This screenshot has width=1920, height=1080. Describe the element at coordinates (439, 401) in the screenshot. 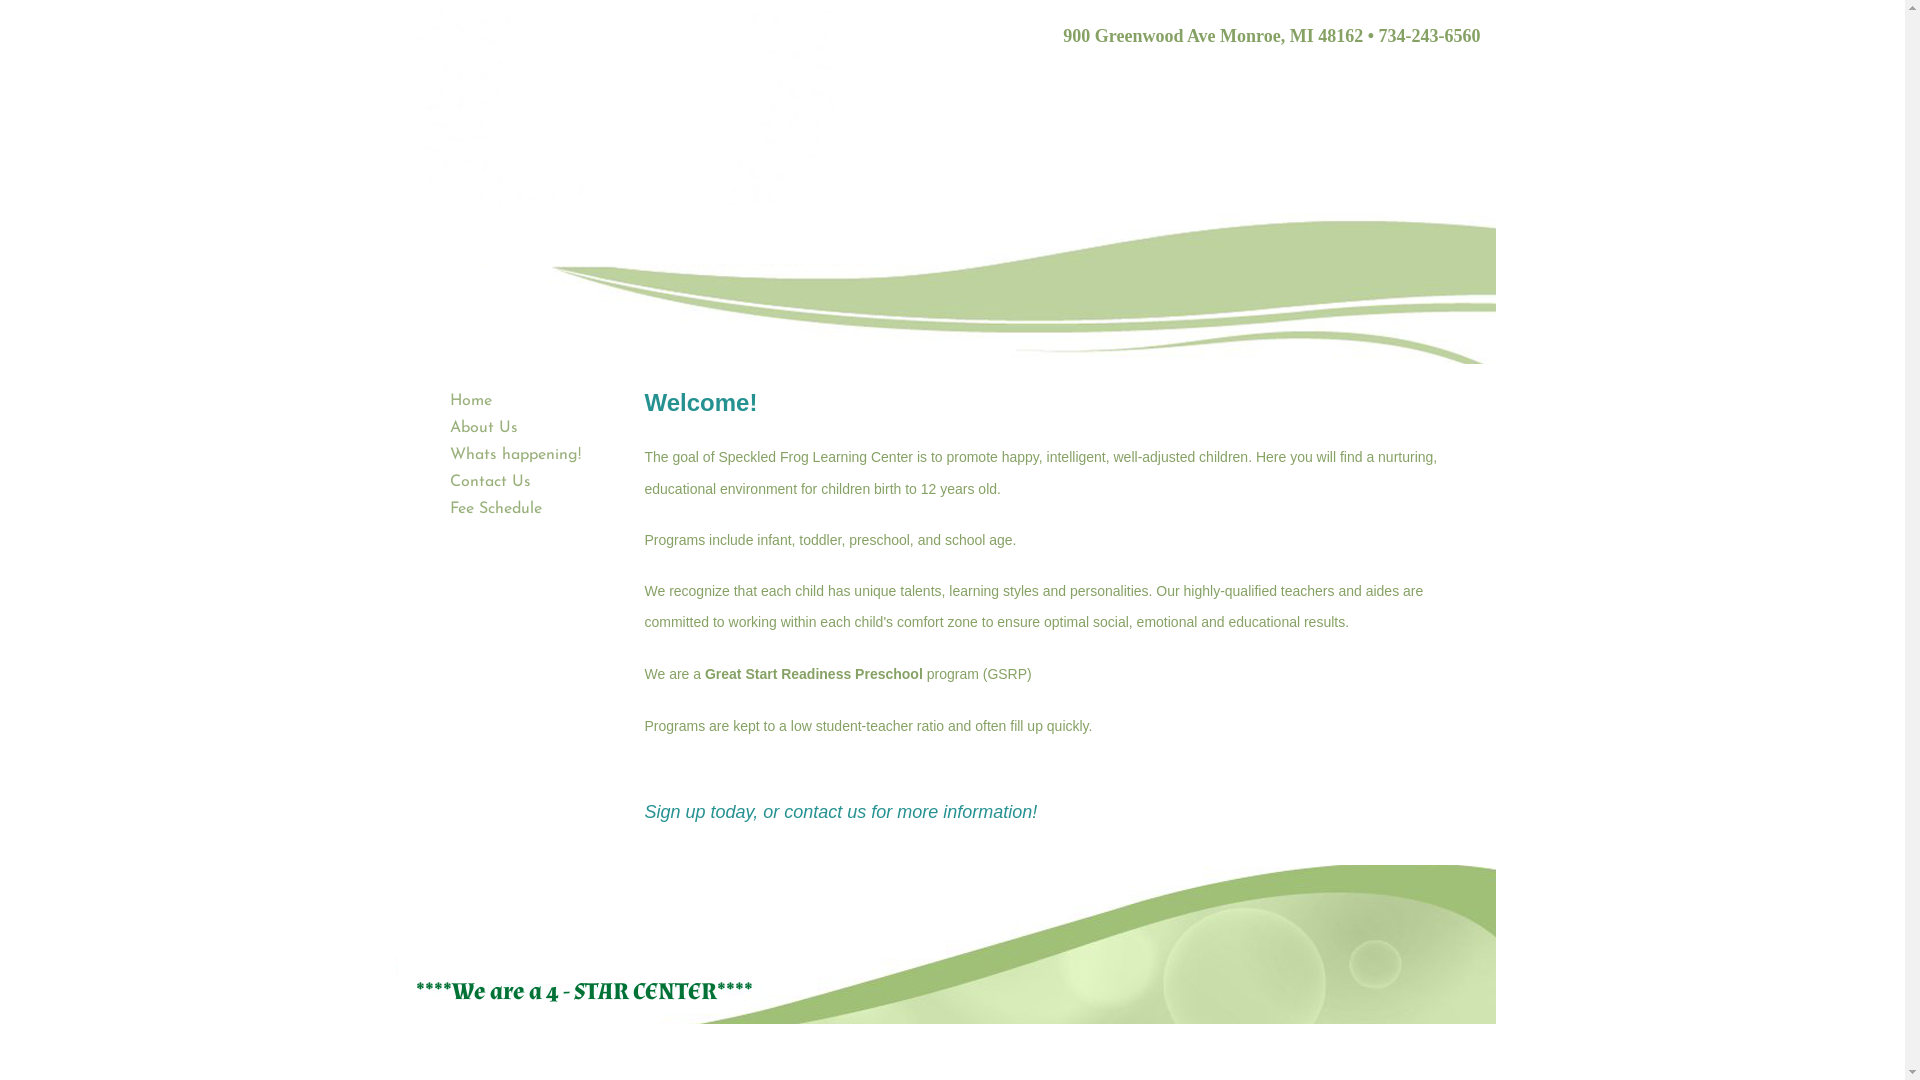

I see `'Home'` at that location.